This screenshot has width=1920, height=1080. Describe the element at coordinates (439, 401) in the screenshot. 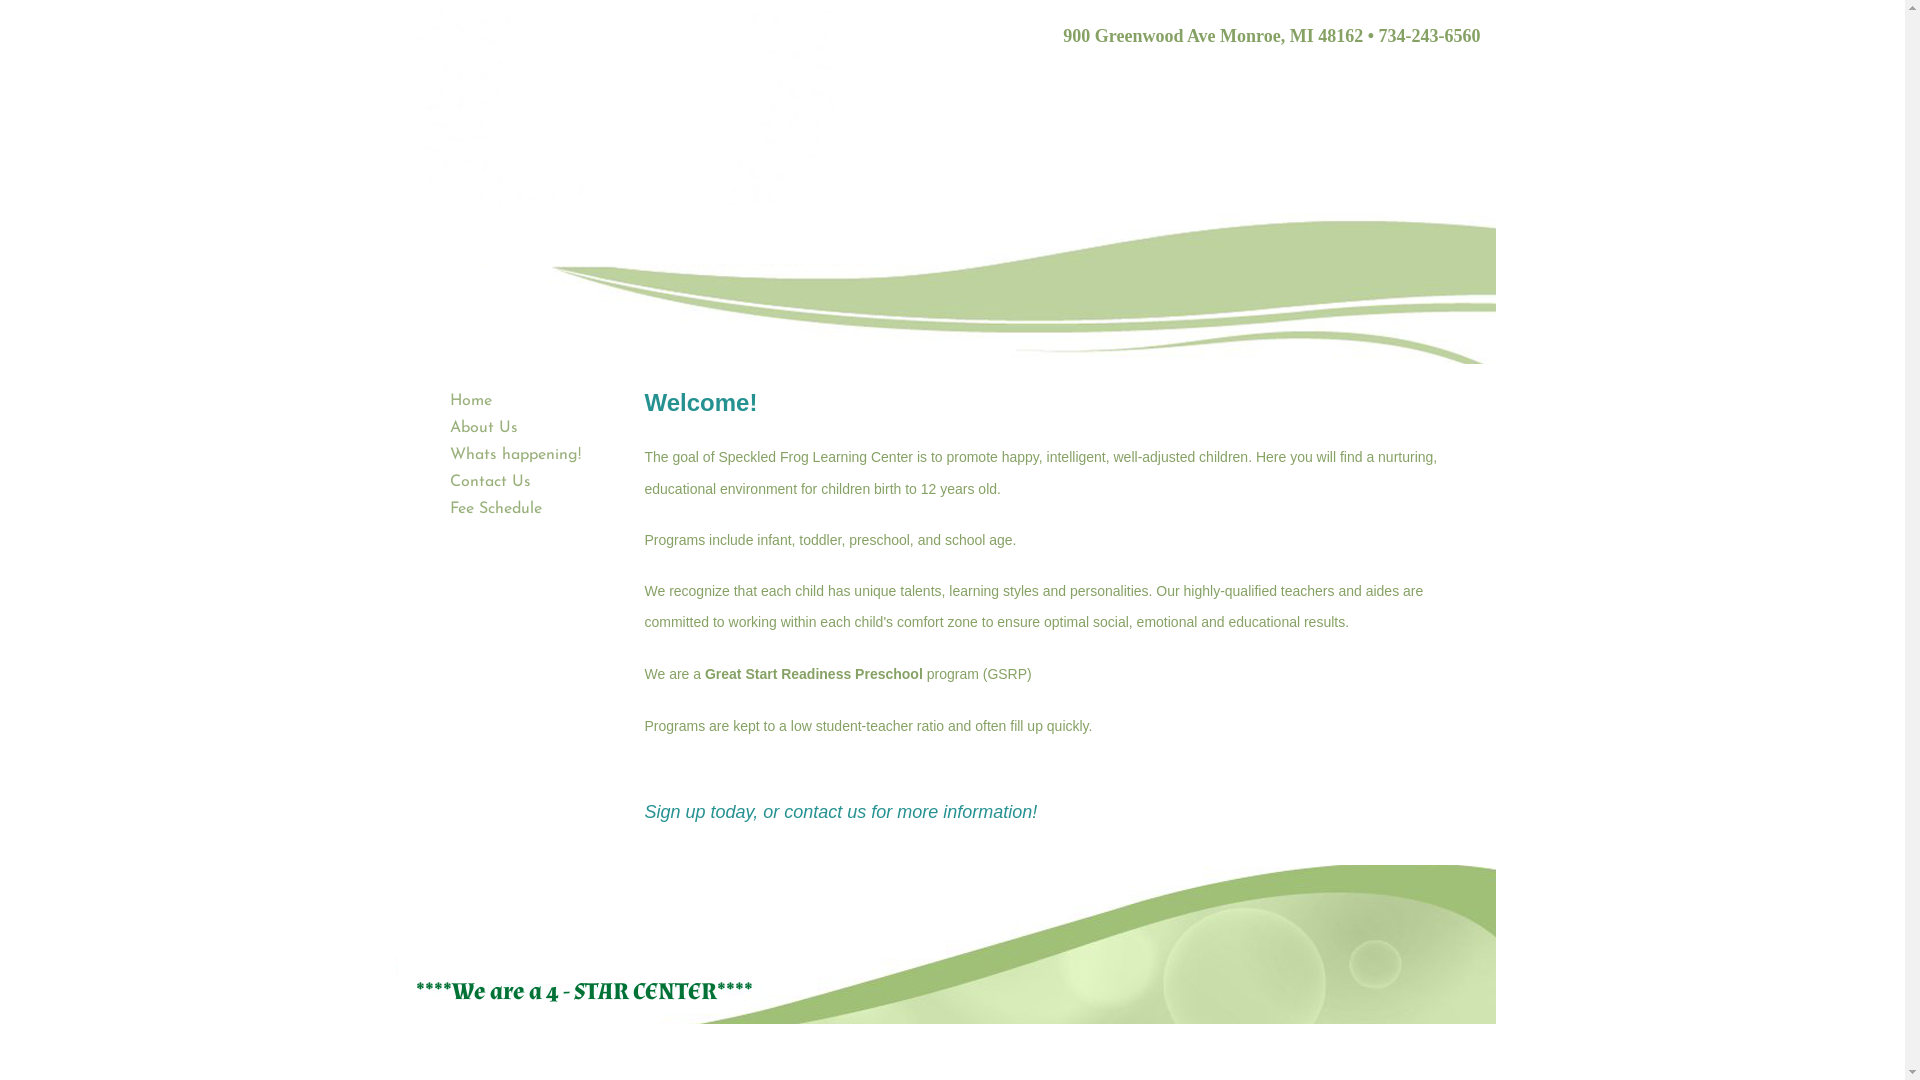

I see `'Home'` at that location.